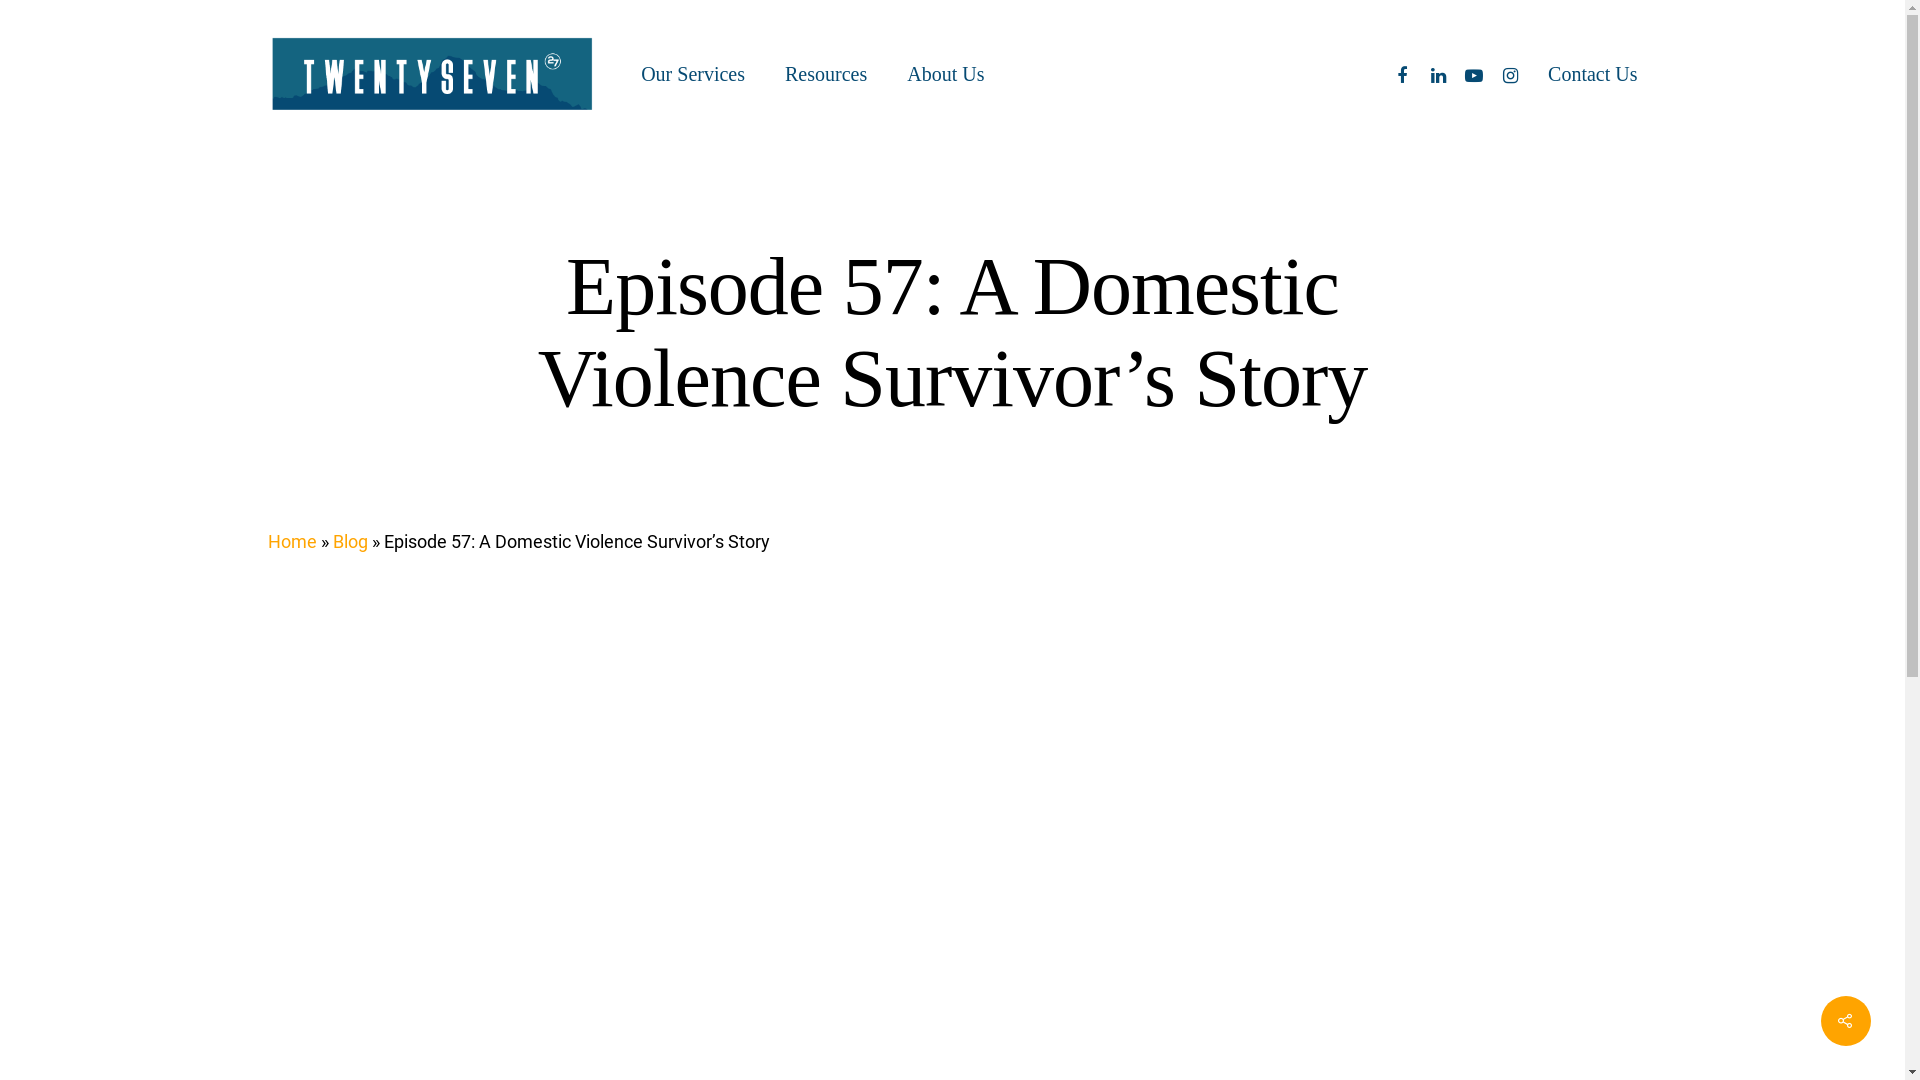 The width and height of the screenshot is (1920, 1080). I want to click on 'About Us', so click(944, 72).